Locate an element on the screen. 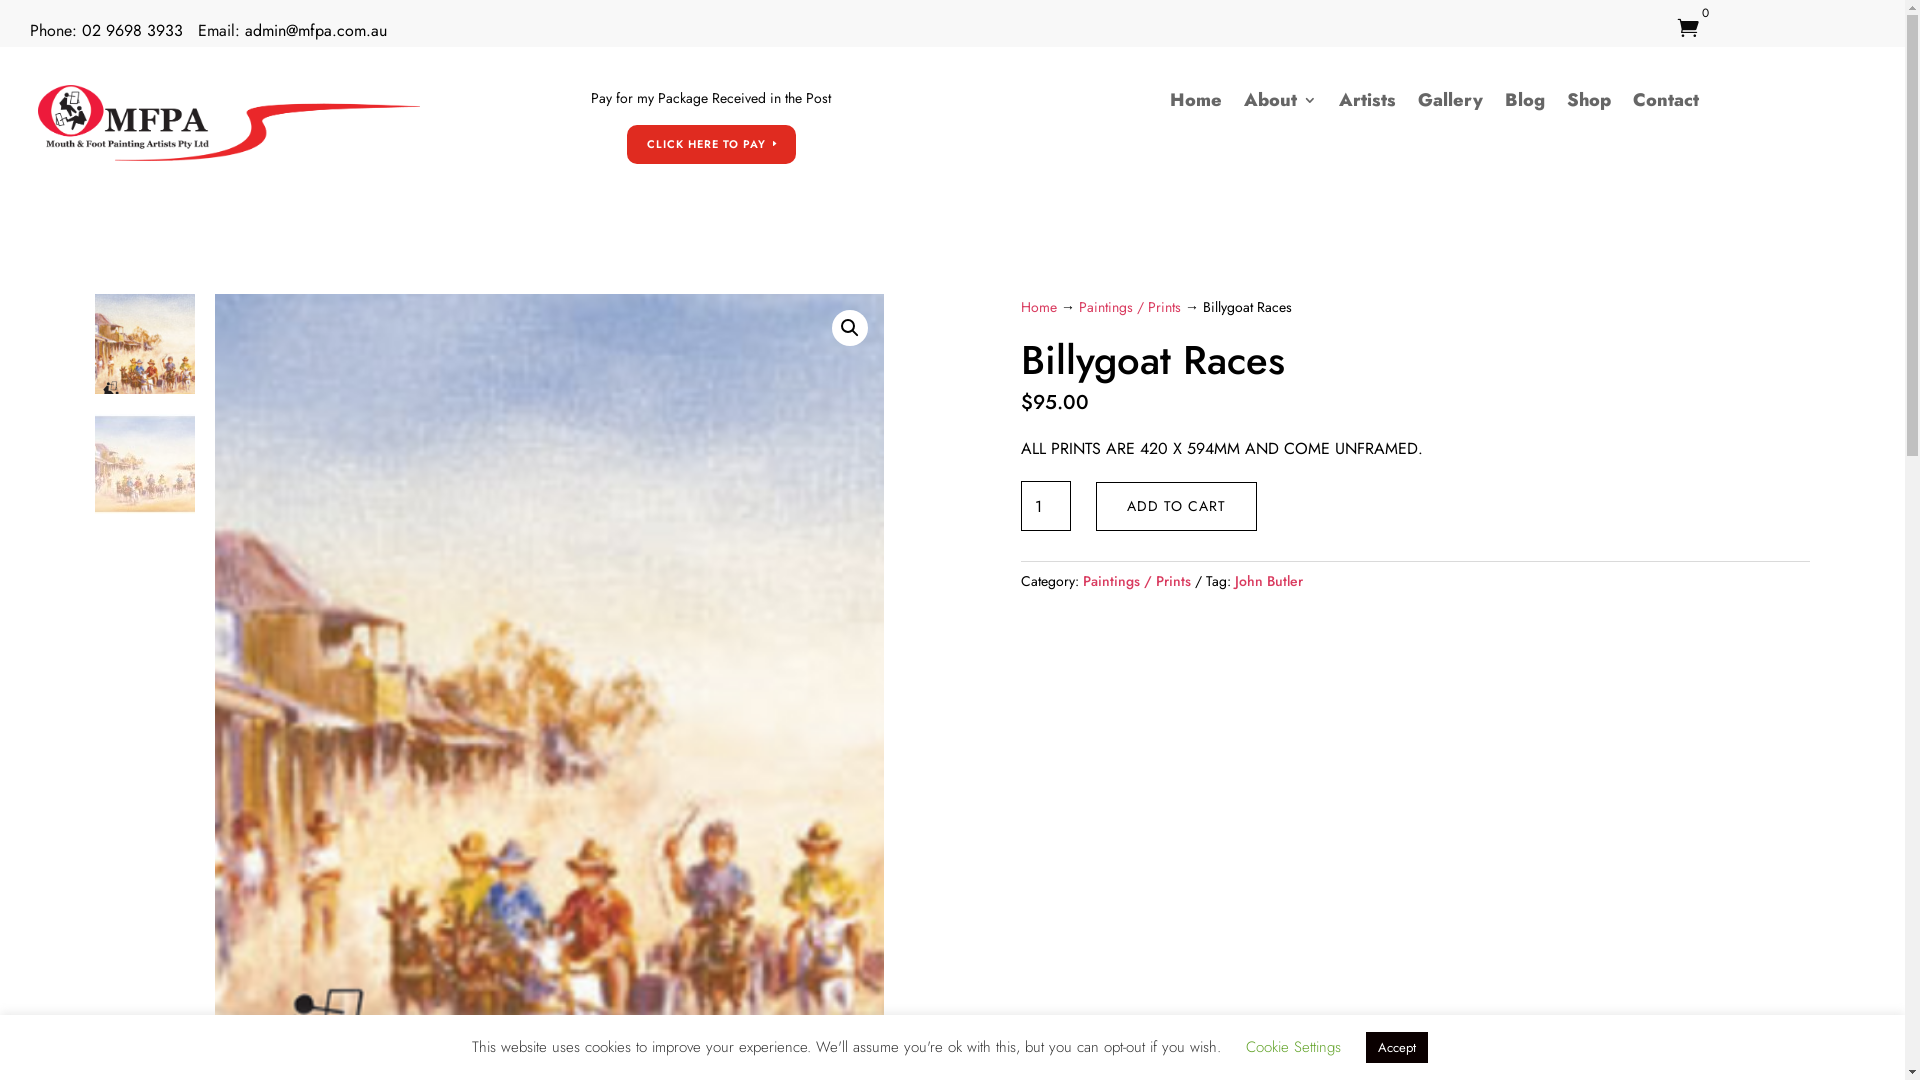 Image resolution: width=1920 pixels, height=1080 pixels. 'Contact' is located at coordinates (1665, 104).